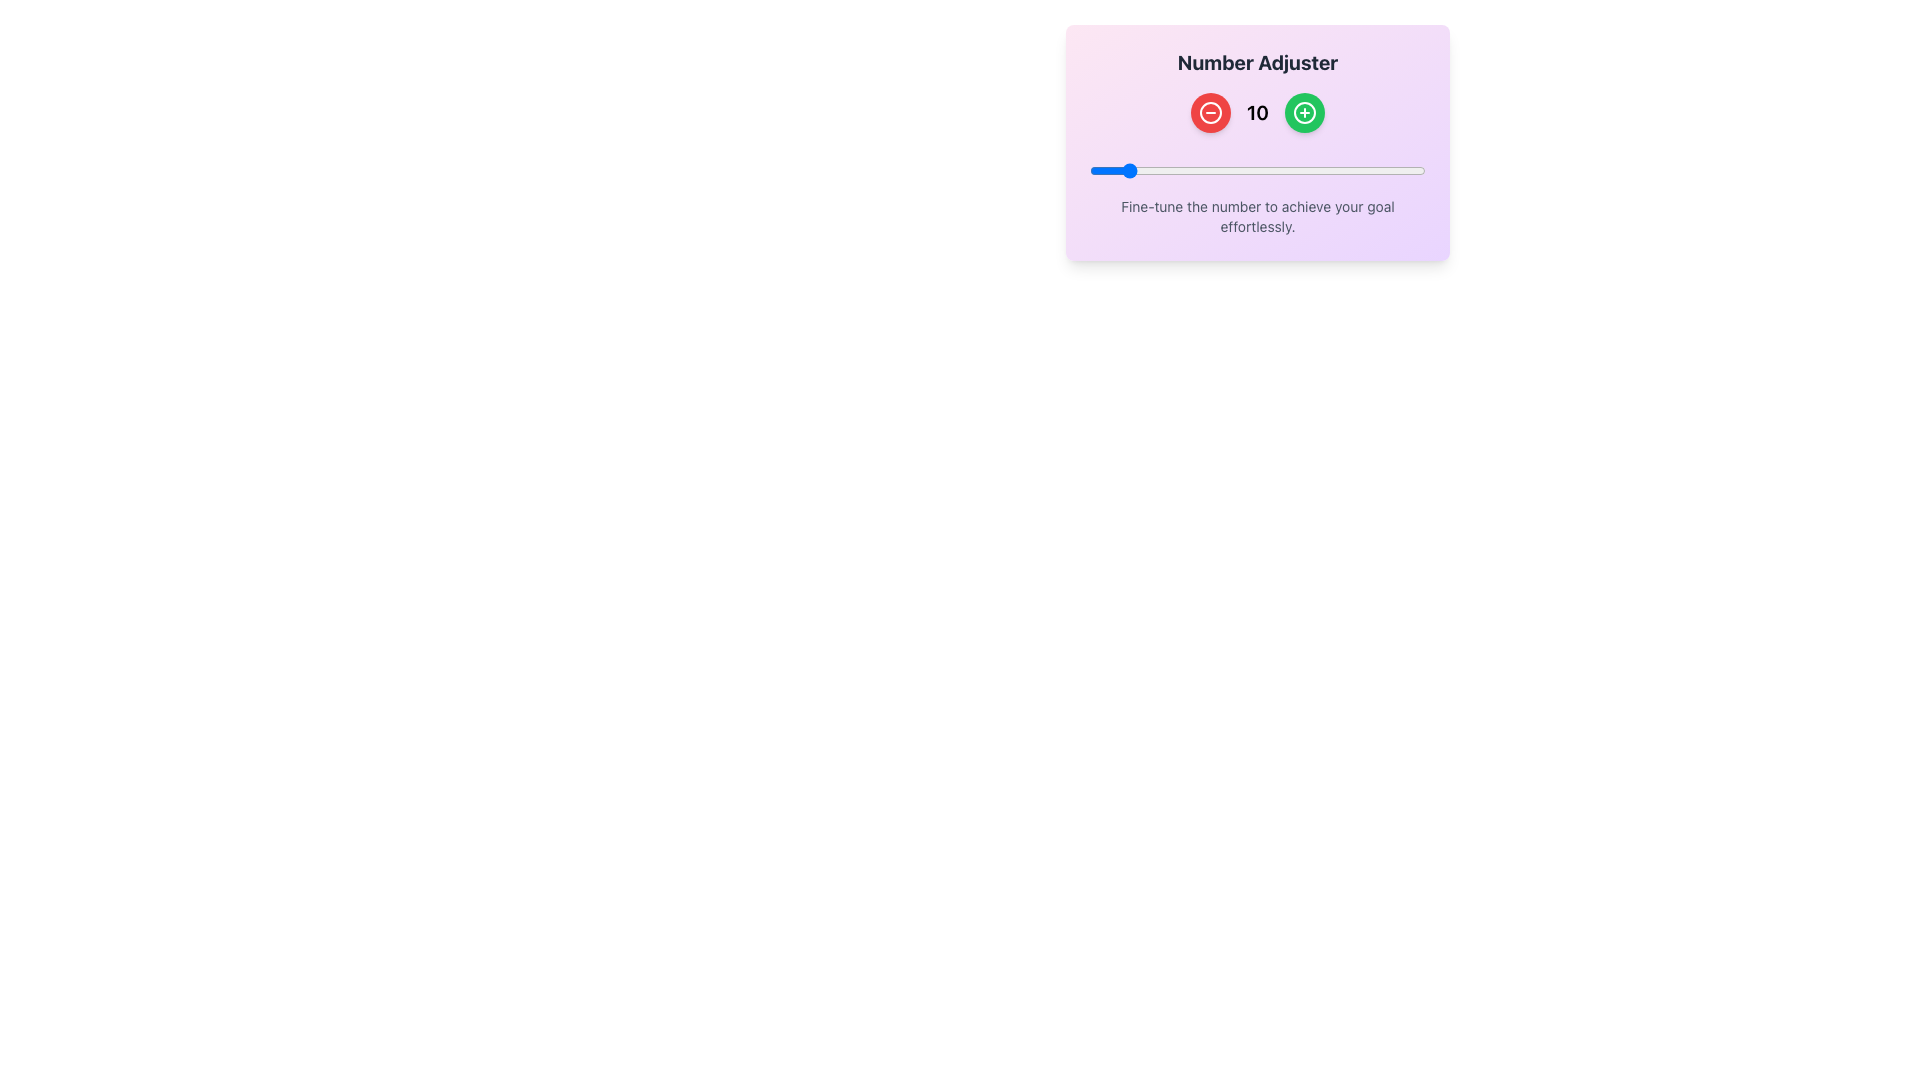 The width and height of the screenshot is (1920, 1080). I want to click on the Text Display element that shows the current numerical value in the 'Number Adjuster' section, located centrally in the interface, so click(1256, 112).